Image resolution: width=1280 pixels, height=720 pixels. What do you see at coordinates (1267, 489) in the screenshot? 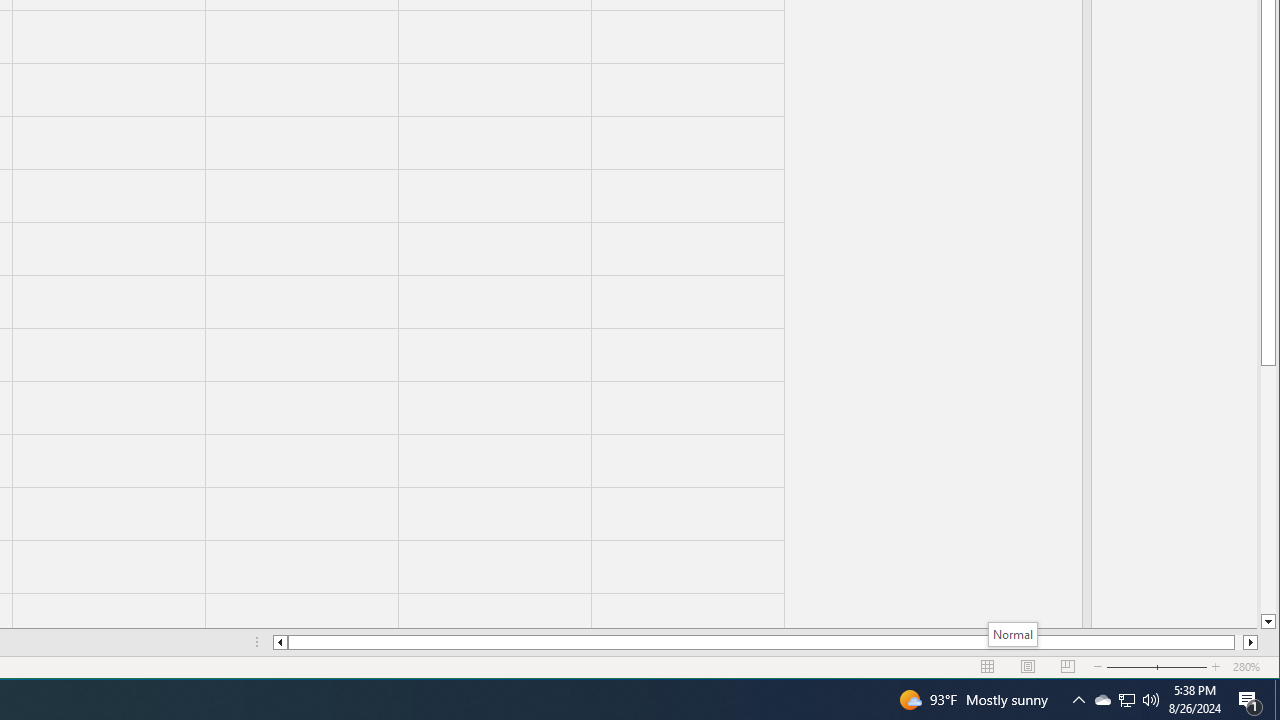
I see `'Page down'` at bounding box center [1267, 489].